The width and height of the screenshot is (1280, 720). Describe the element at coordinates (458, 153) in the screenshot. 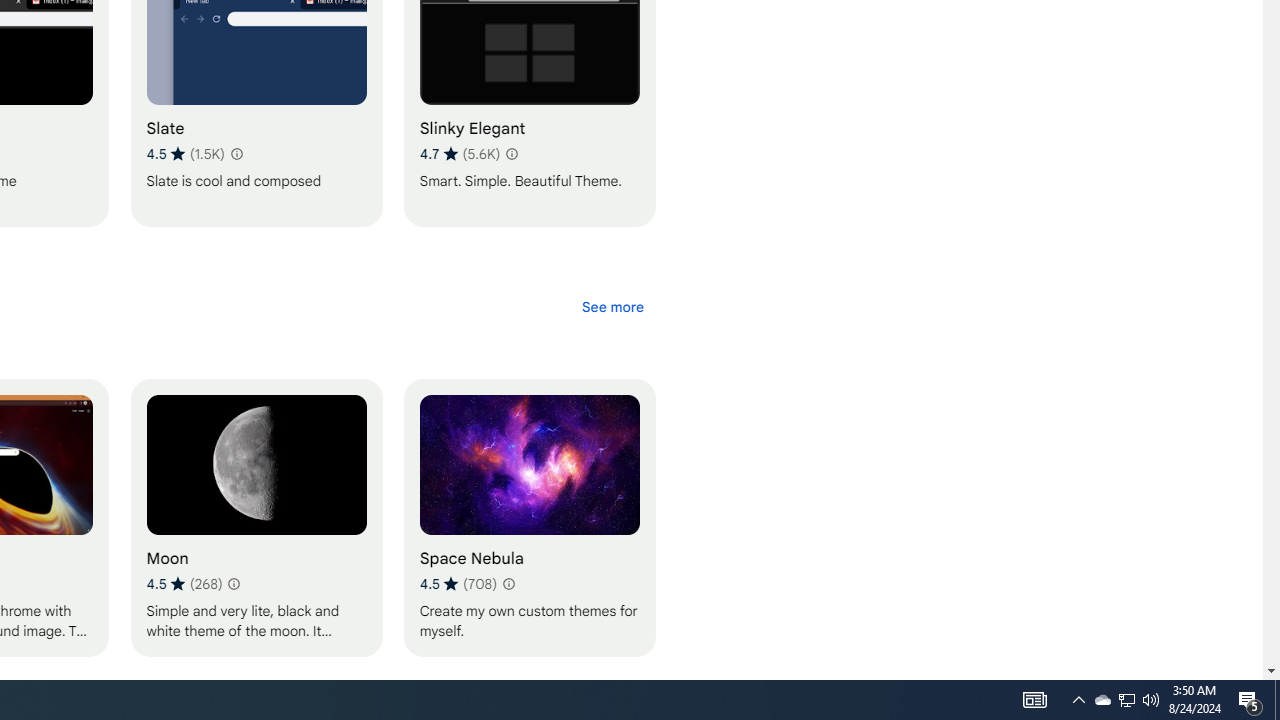

I see `'Average rating 4.7 out of 5 stars. 5.6K ratings.'` at that location.